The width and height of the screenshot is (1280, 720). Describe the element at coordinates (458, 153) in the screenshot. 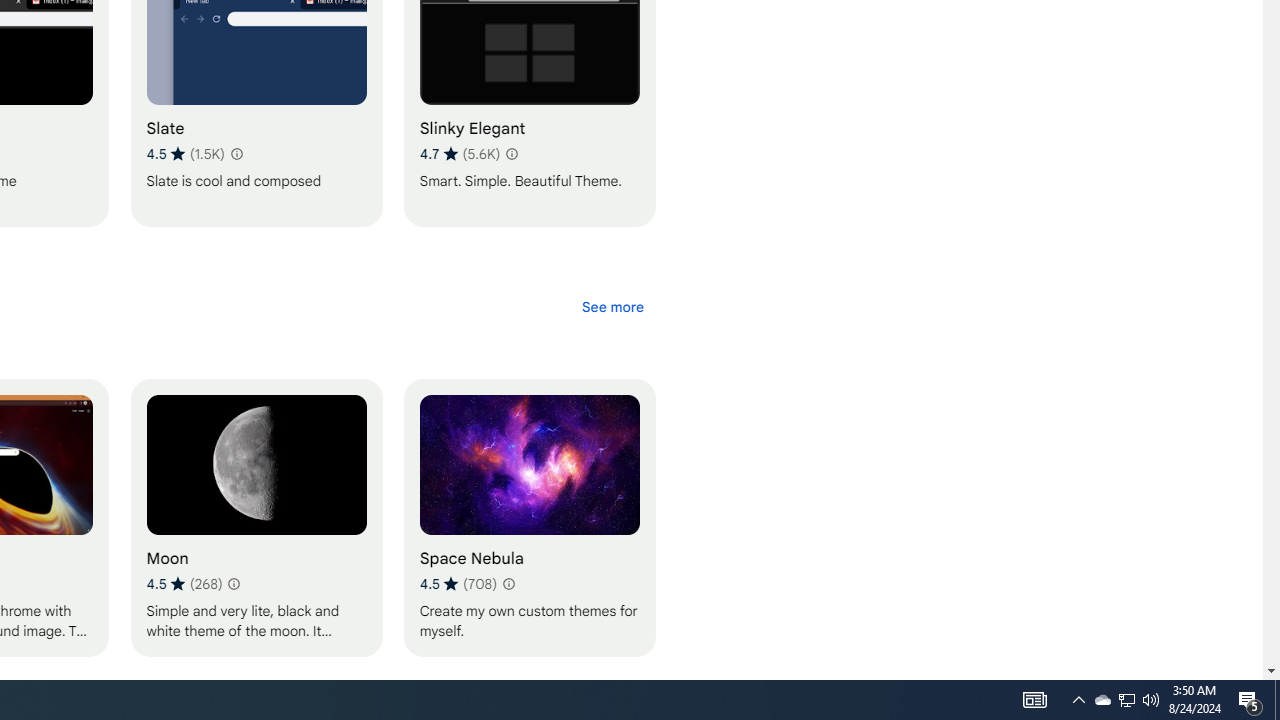

I see `'Average rating 4.7 out of 5 stars. 5.6K ratings.'` at that location.